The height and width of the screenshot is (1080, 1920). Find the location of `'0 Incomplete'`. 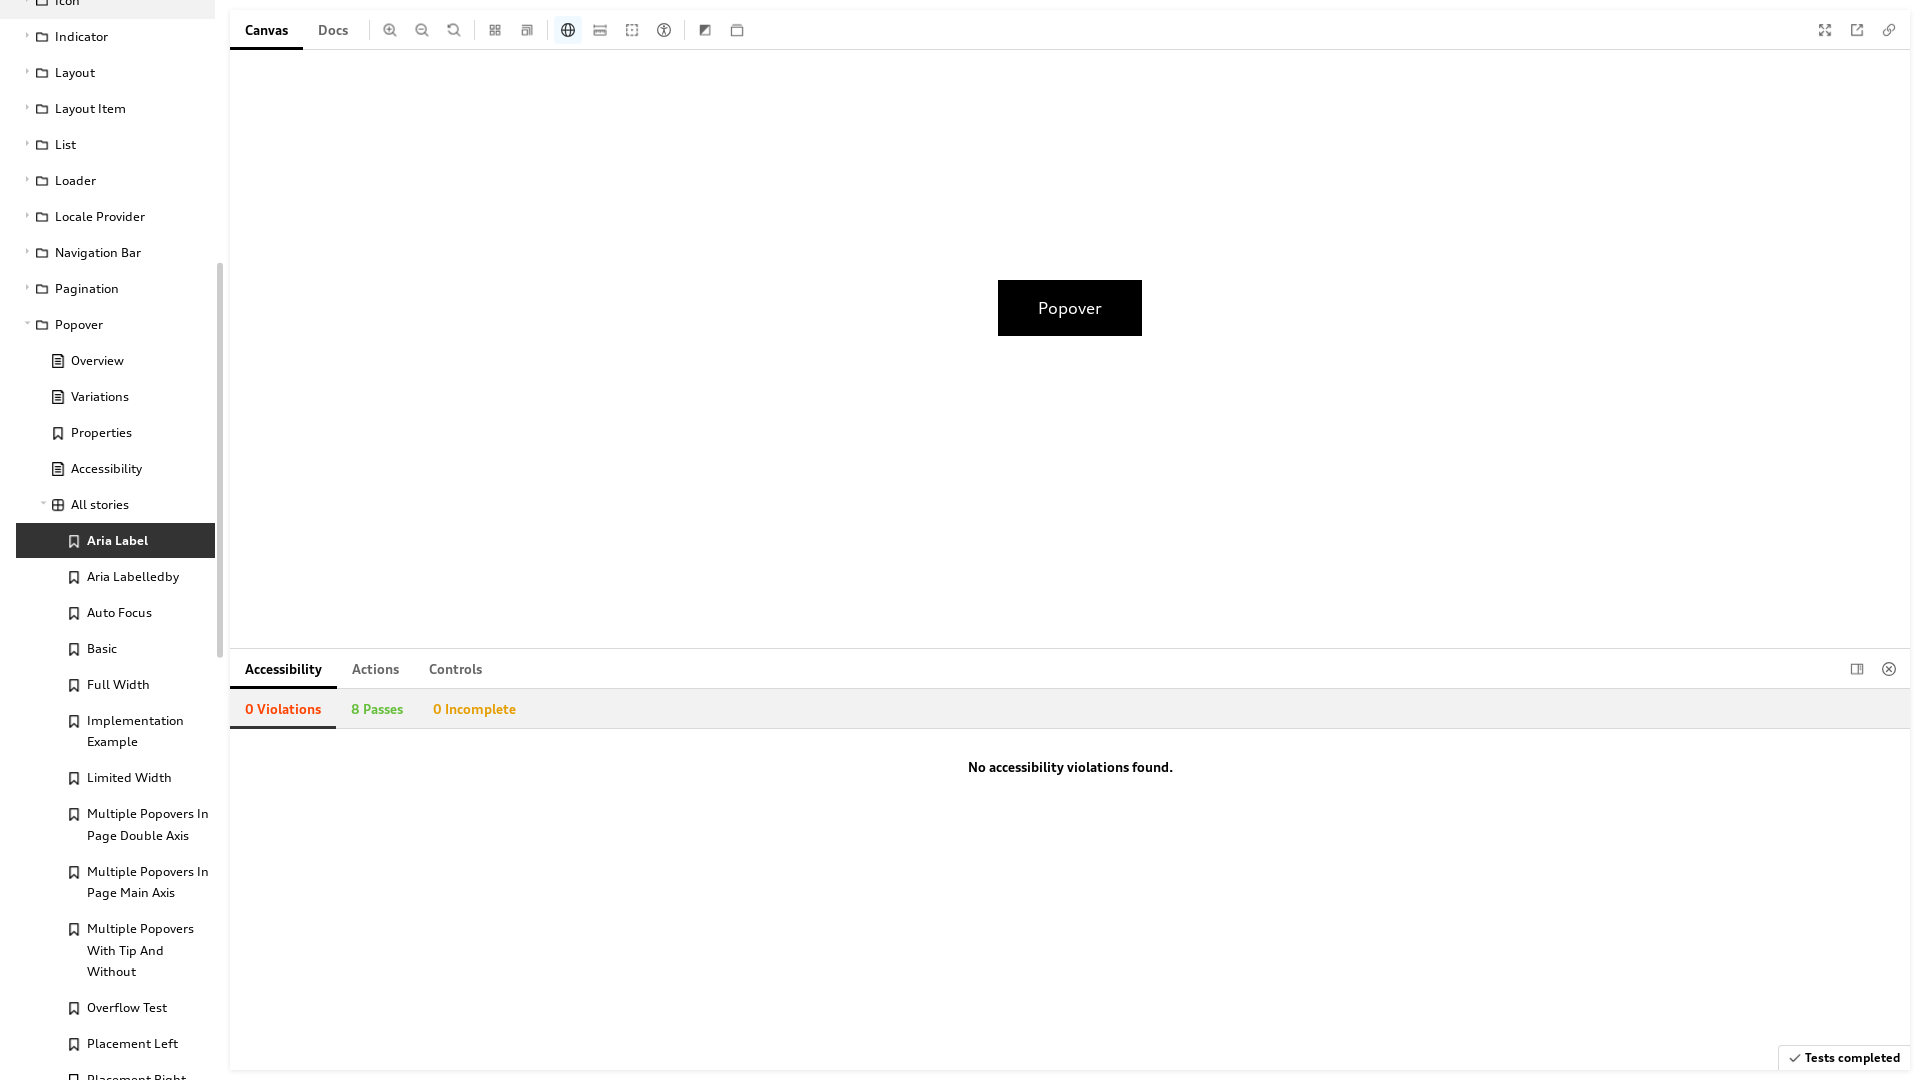

'0 Incomplete' is located at coordinates (416, 708).